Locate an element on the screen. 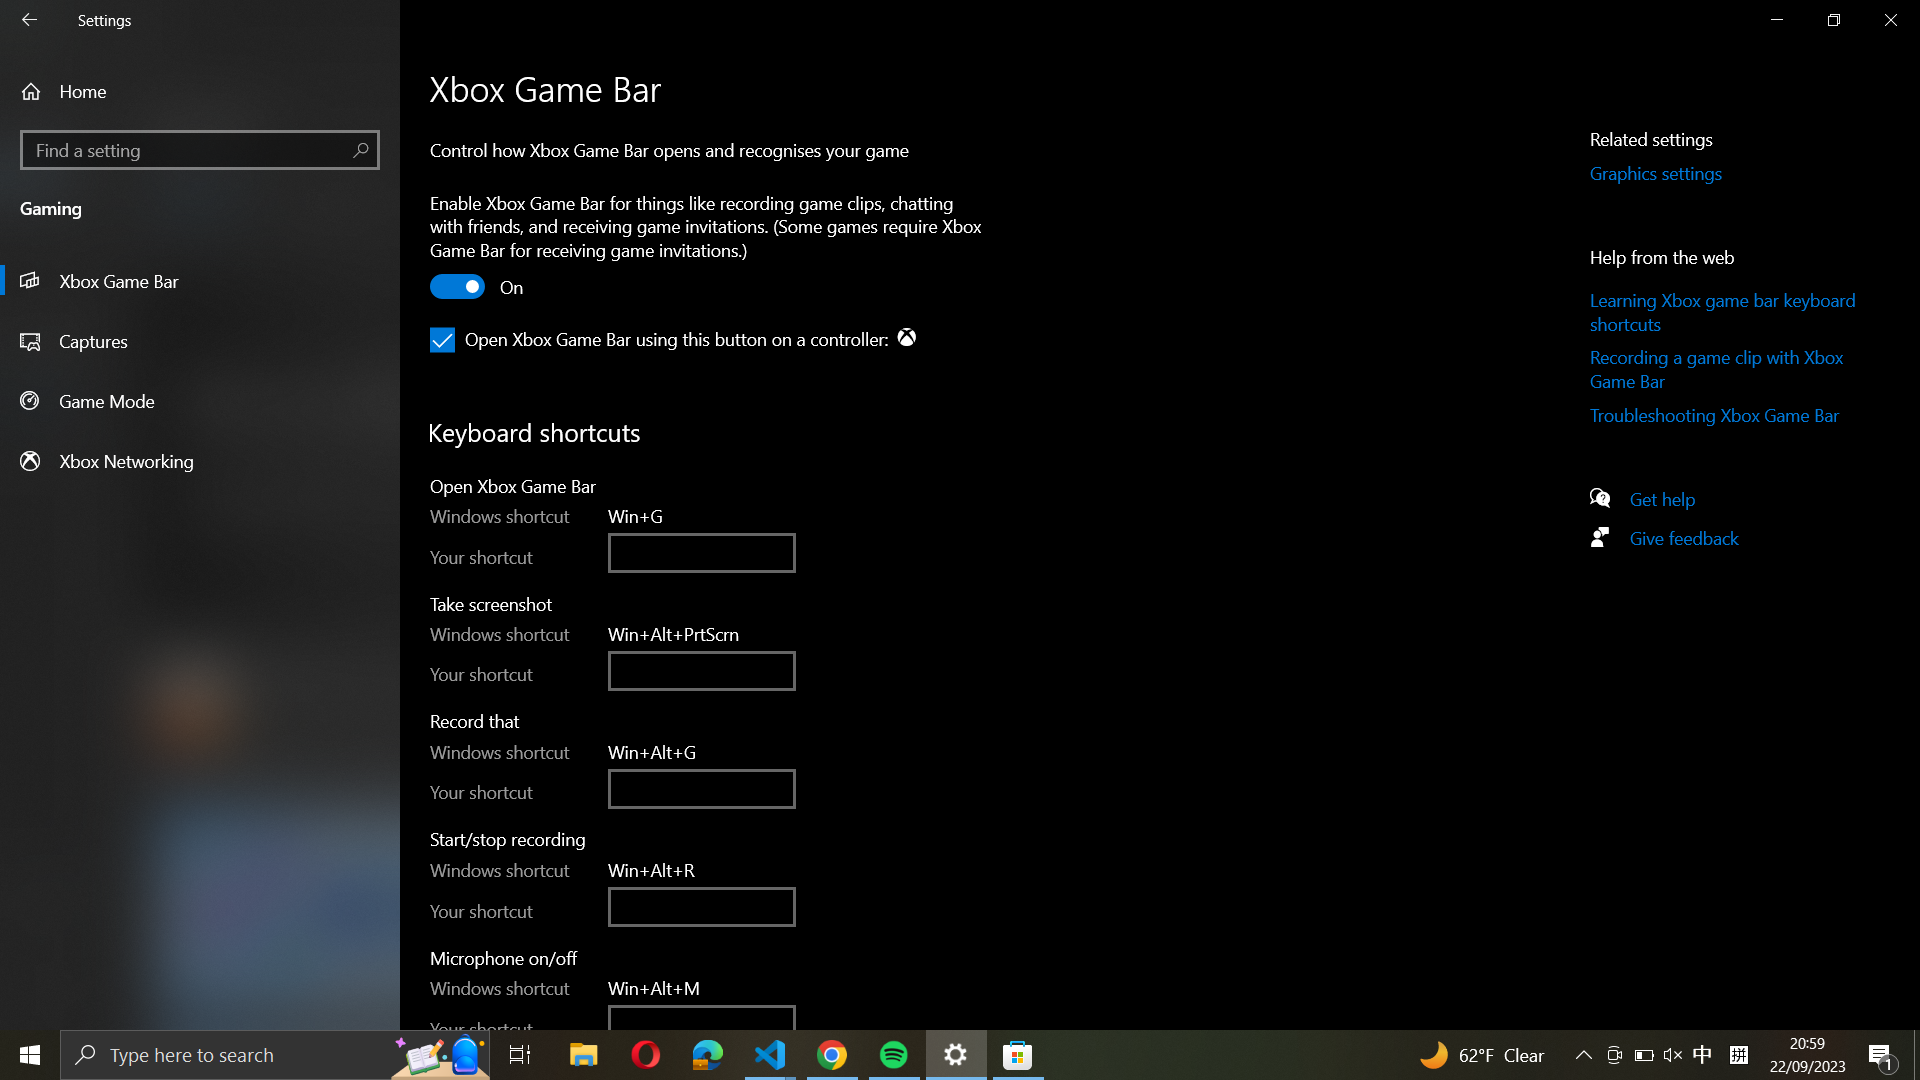 This screenshot has width=1920, height=1080. the Home page in settings by clicking on the icon shaped like a house is located at coordinates (200, 91).